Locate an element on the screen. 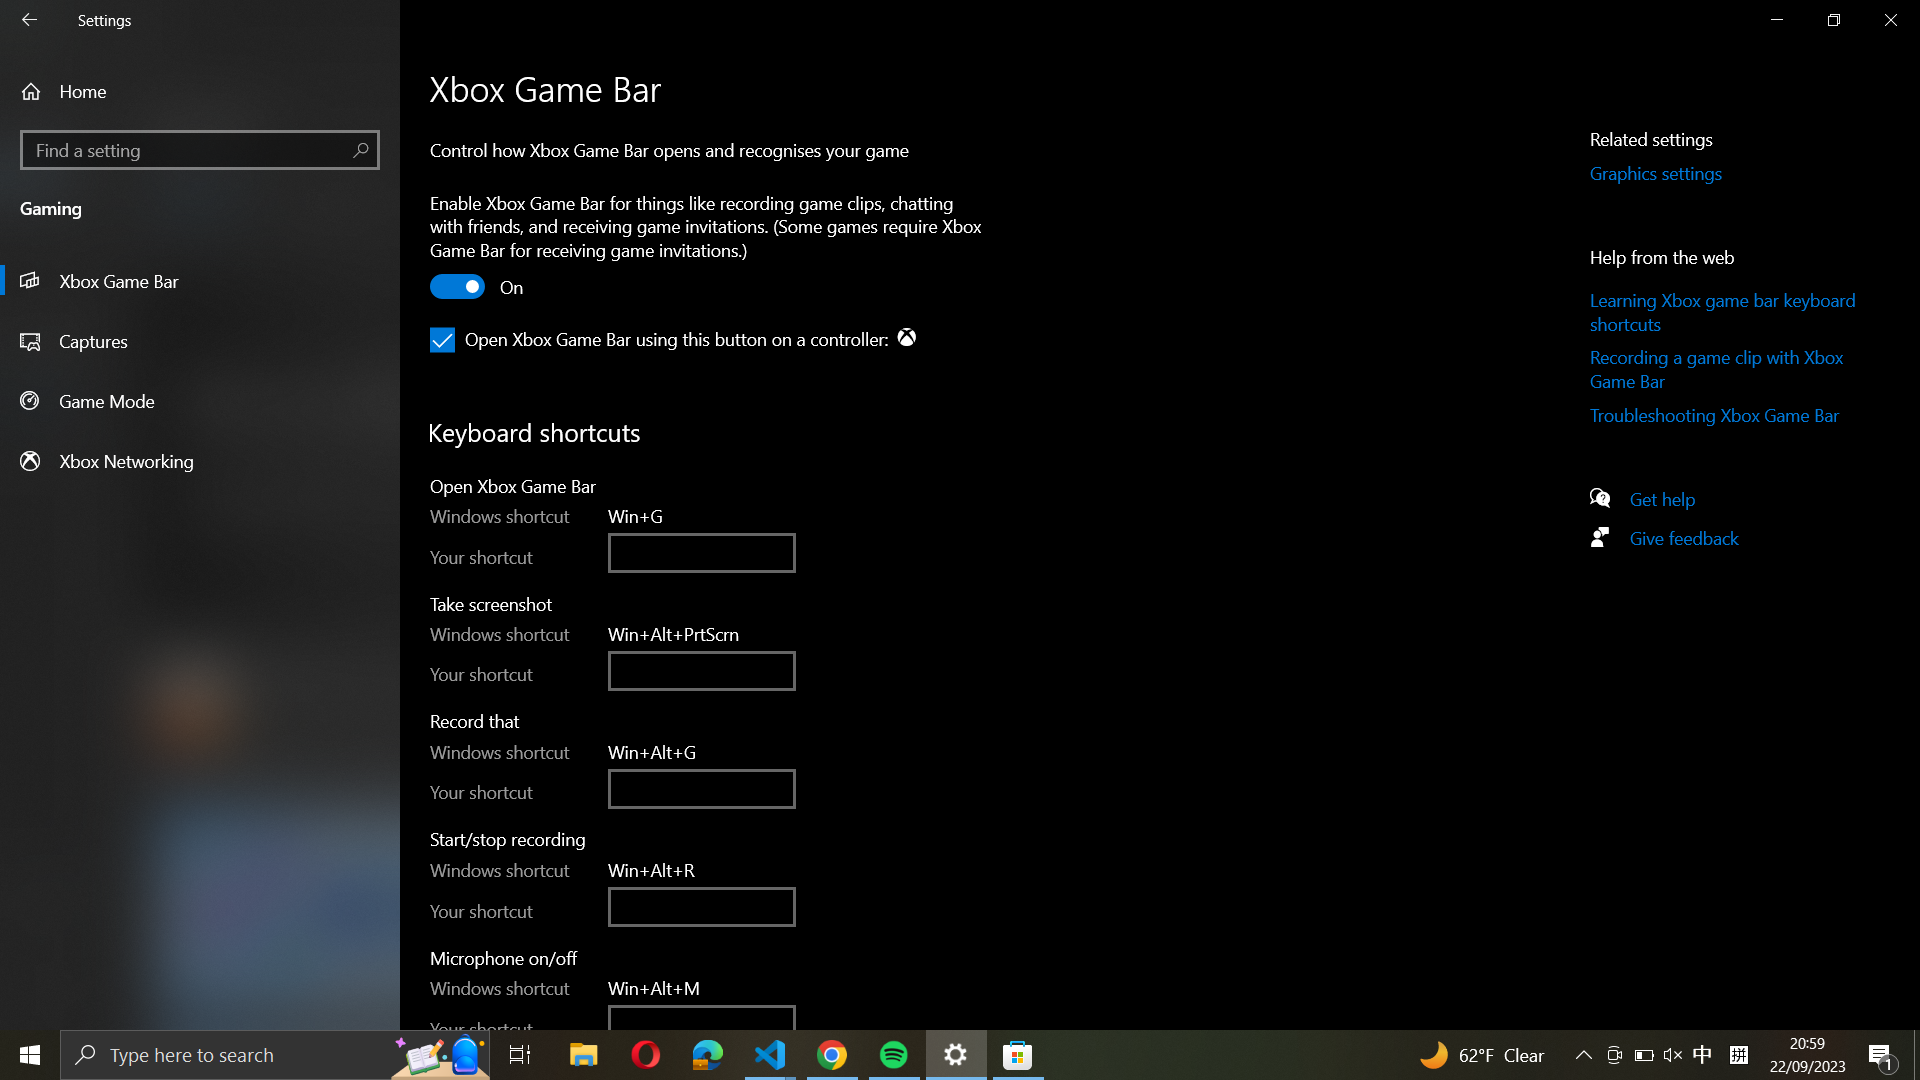 This screenshot has width=1920, height=1080. the Home page in settings by clicking on the icon shaped like a house is located at coordinates (200, 91).